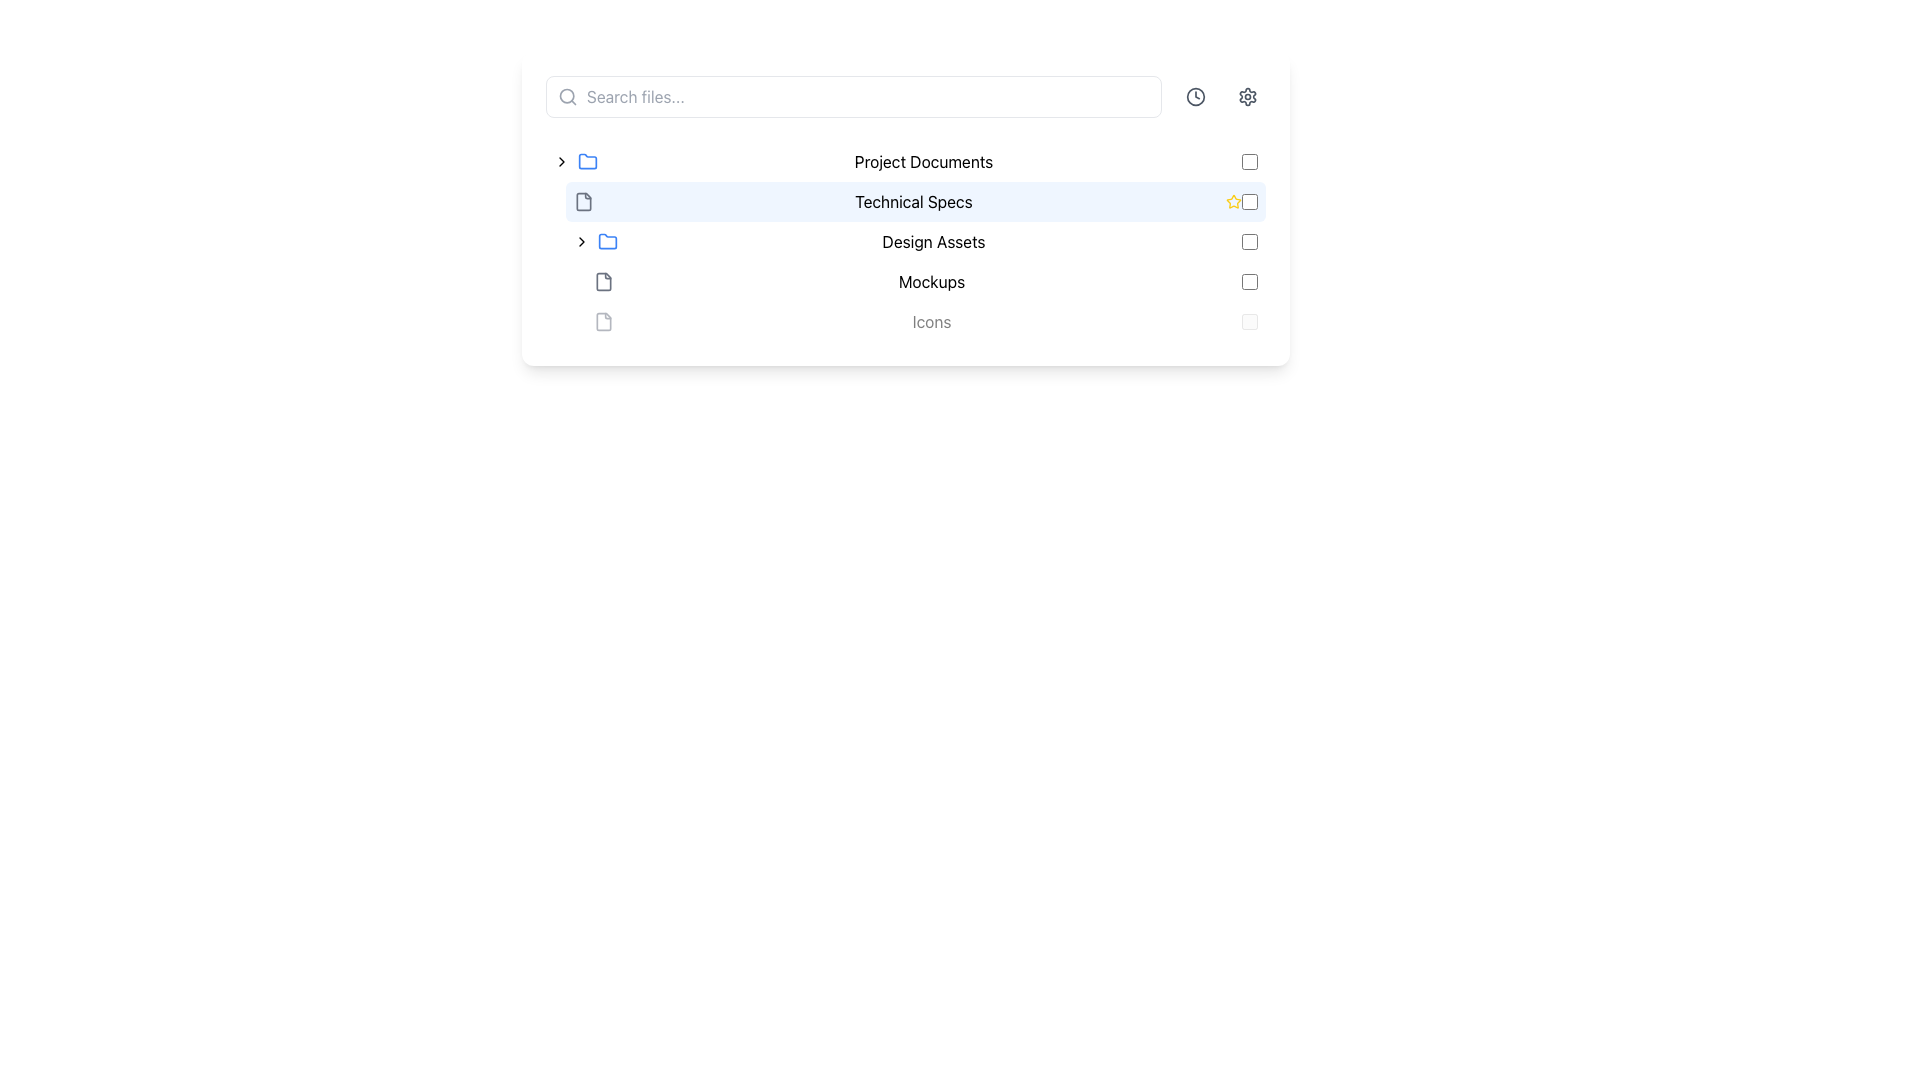  What do you see at coordinates (1195, 96) in the screenshot?
I see `the time-related settings button located at the top-right corner of the interface, positioned next to the settings gear button` at bounding box center [1195, 96].